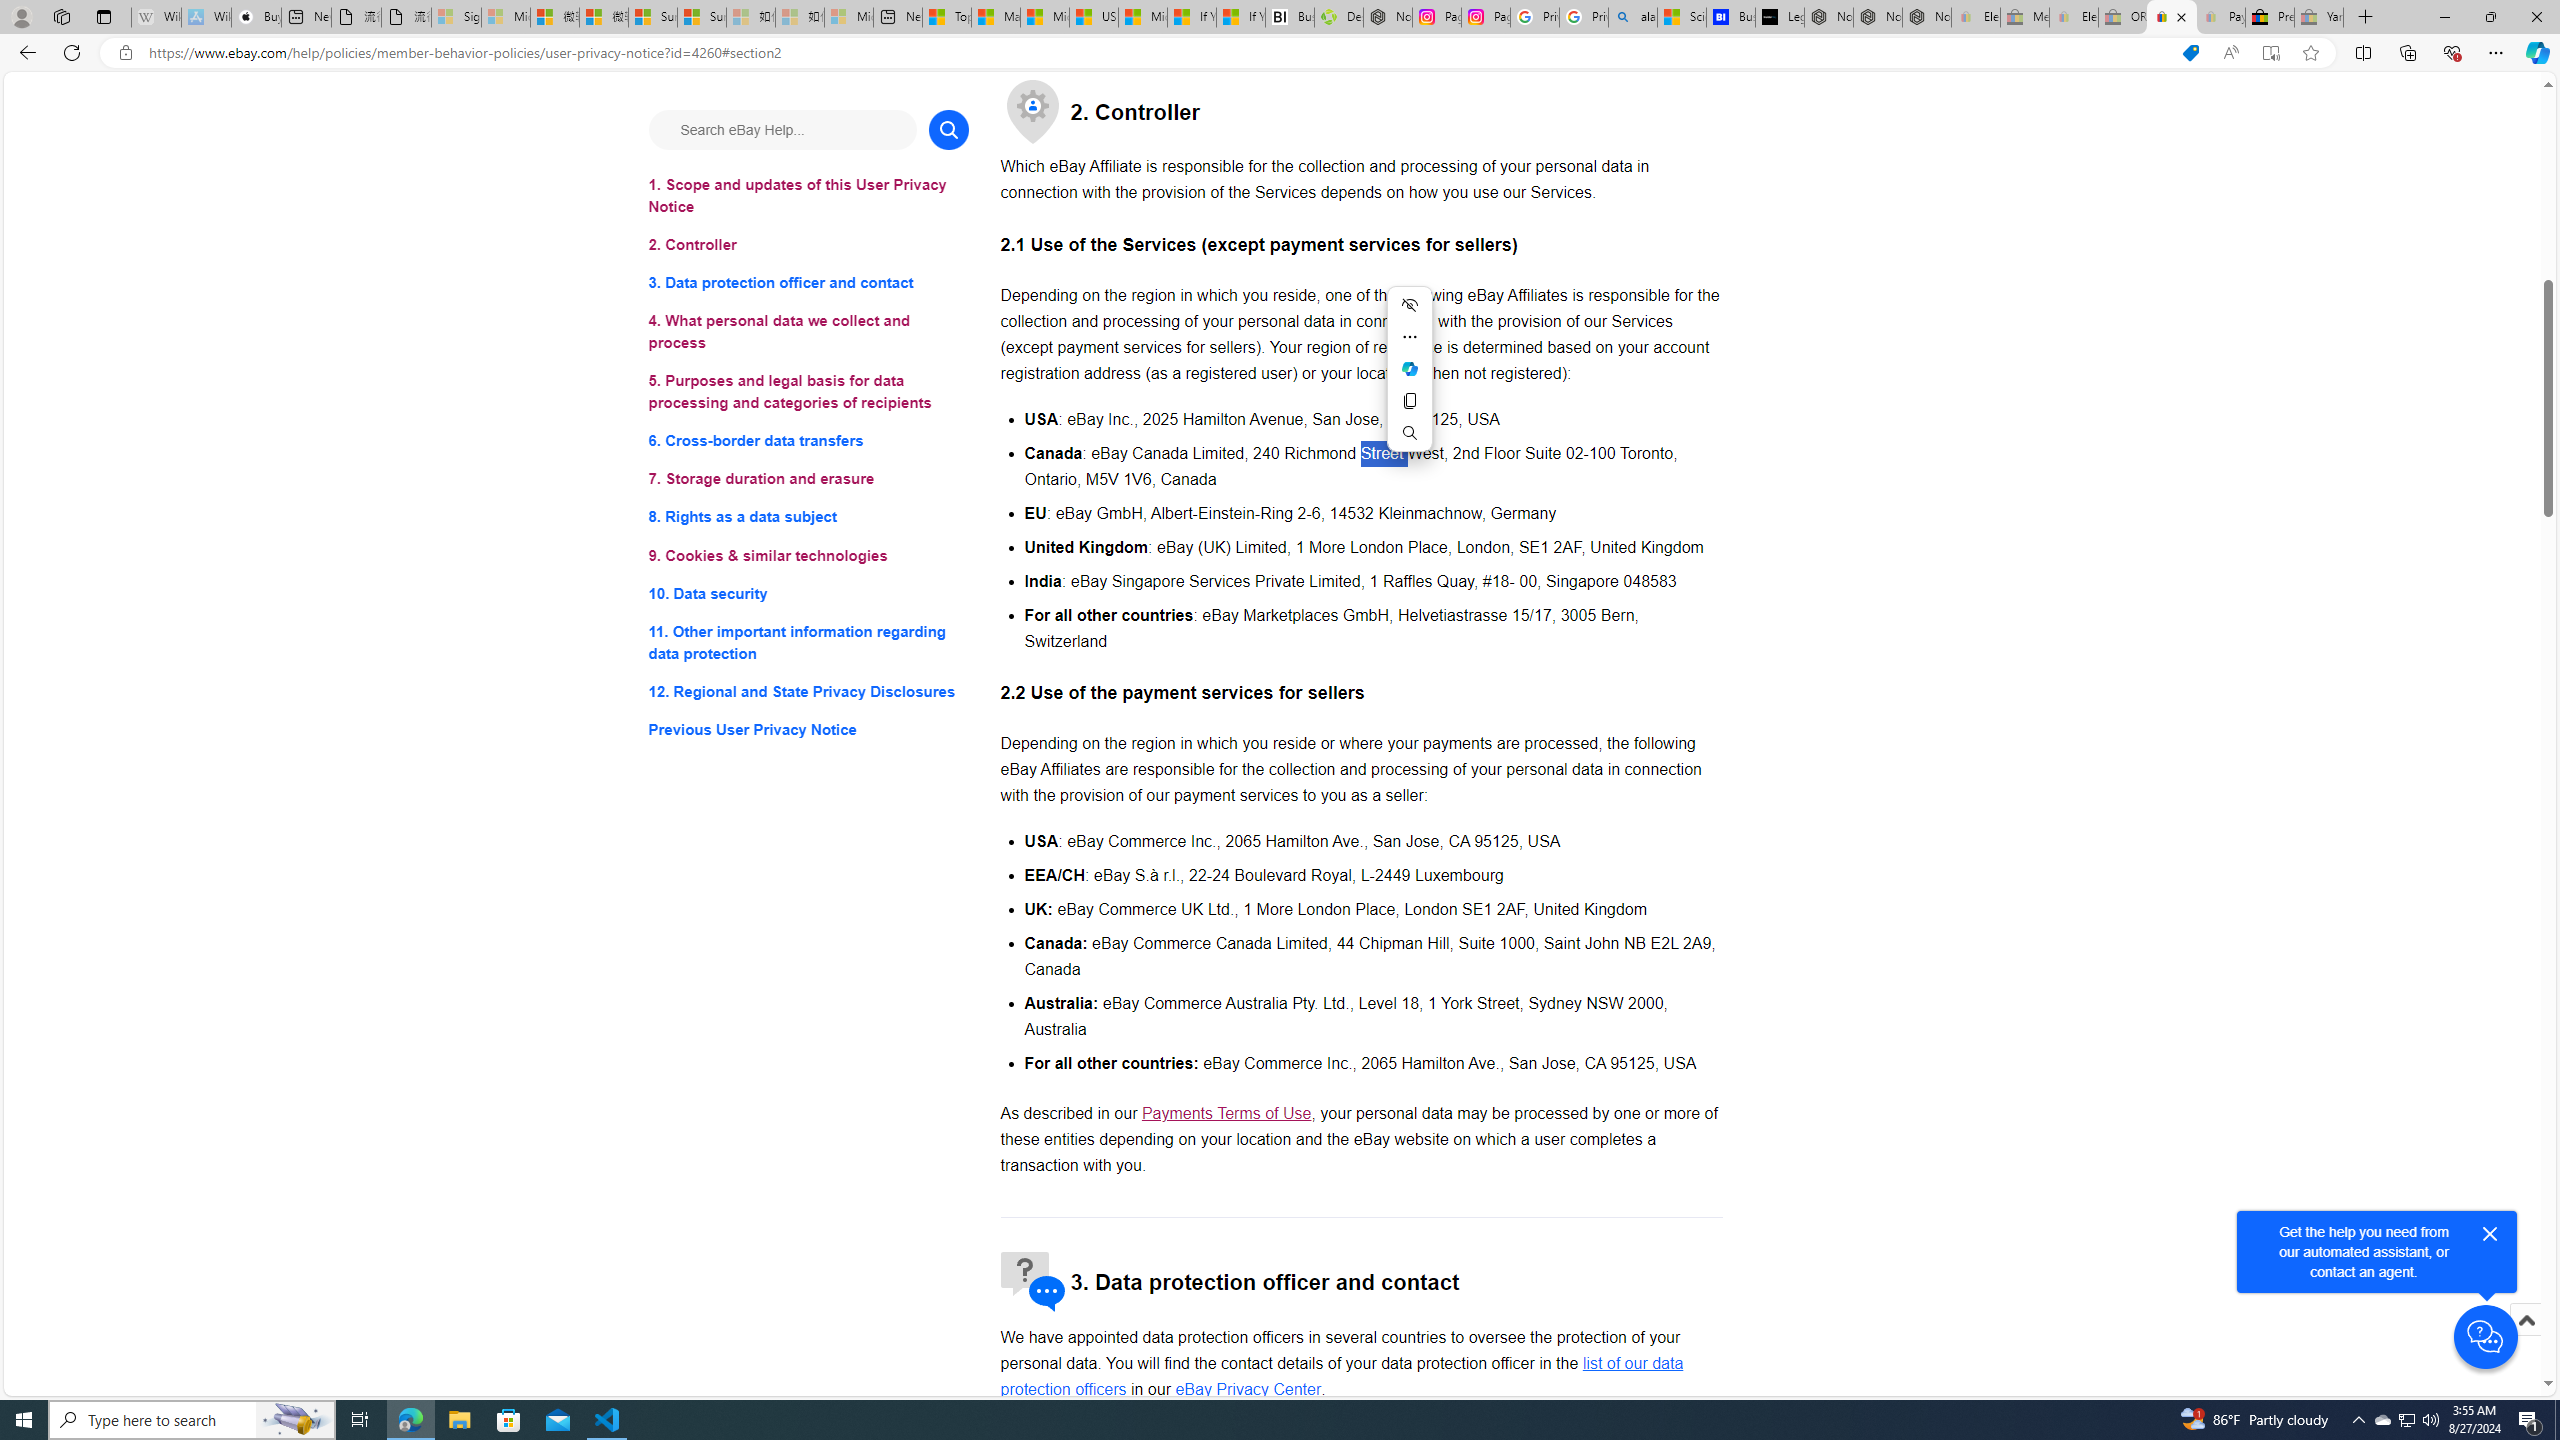 This screenshot has height=1440, width=2560. Describe the element at coordinates (807, 555) in the screenshot. I see `'9. Cookies & similar technologies'` at that location.